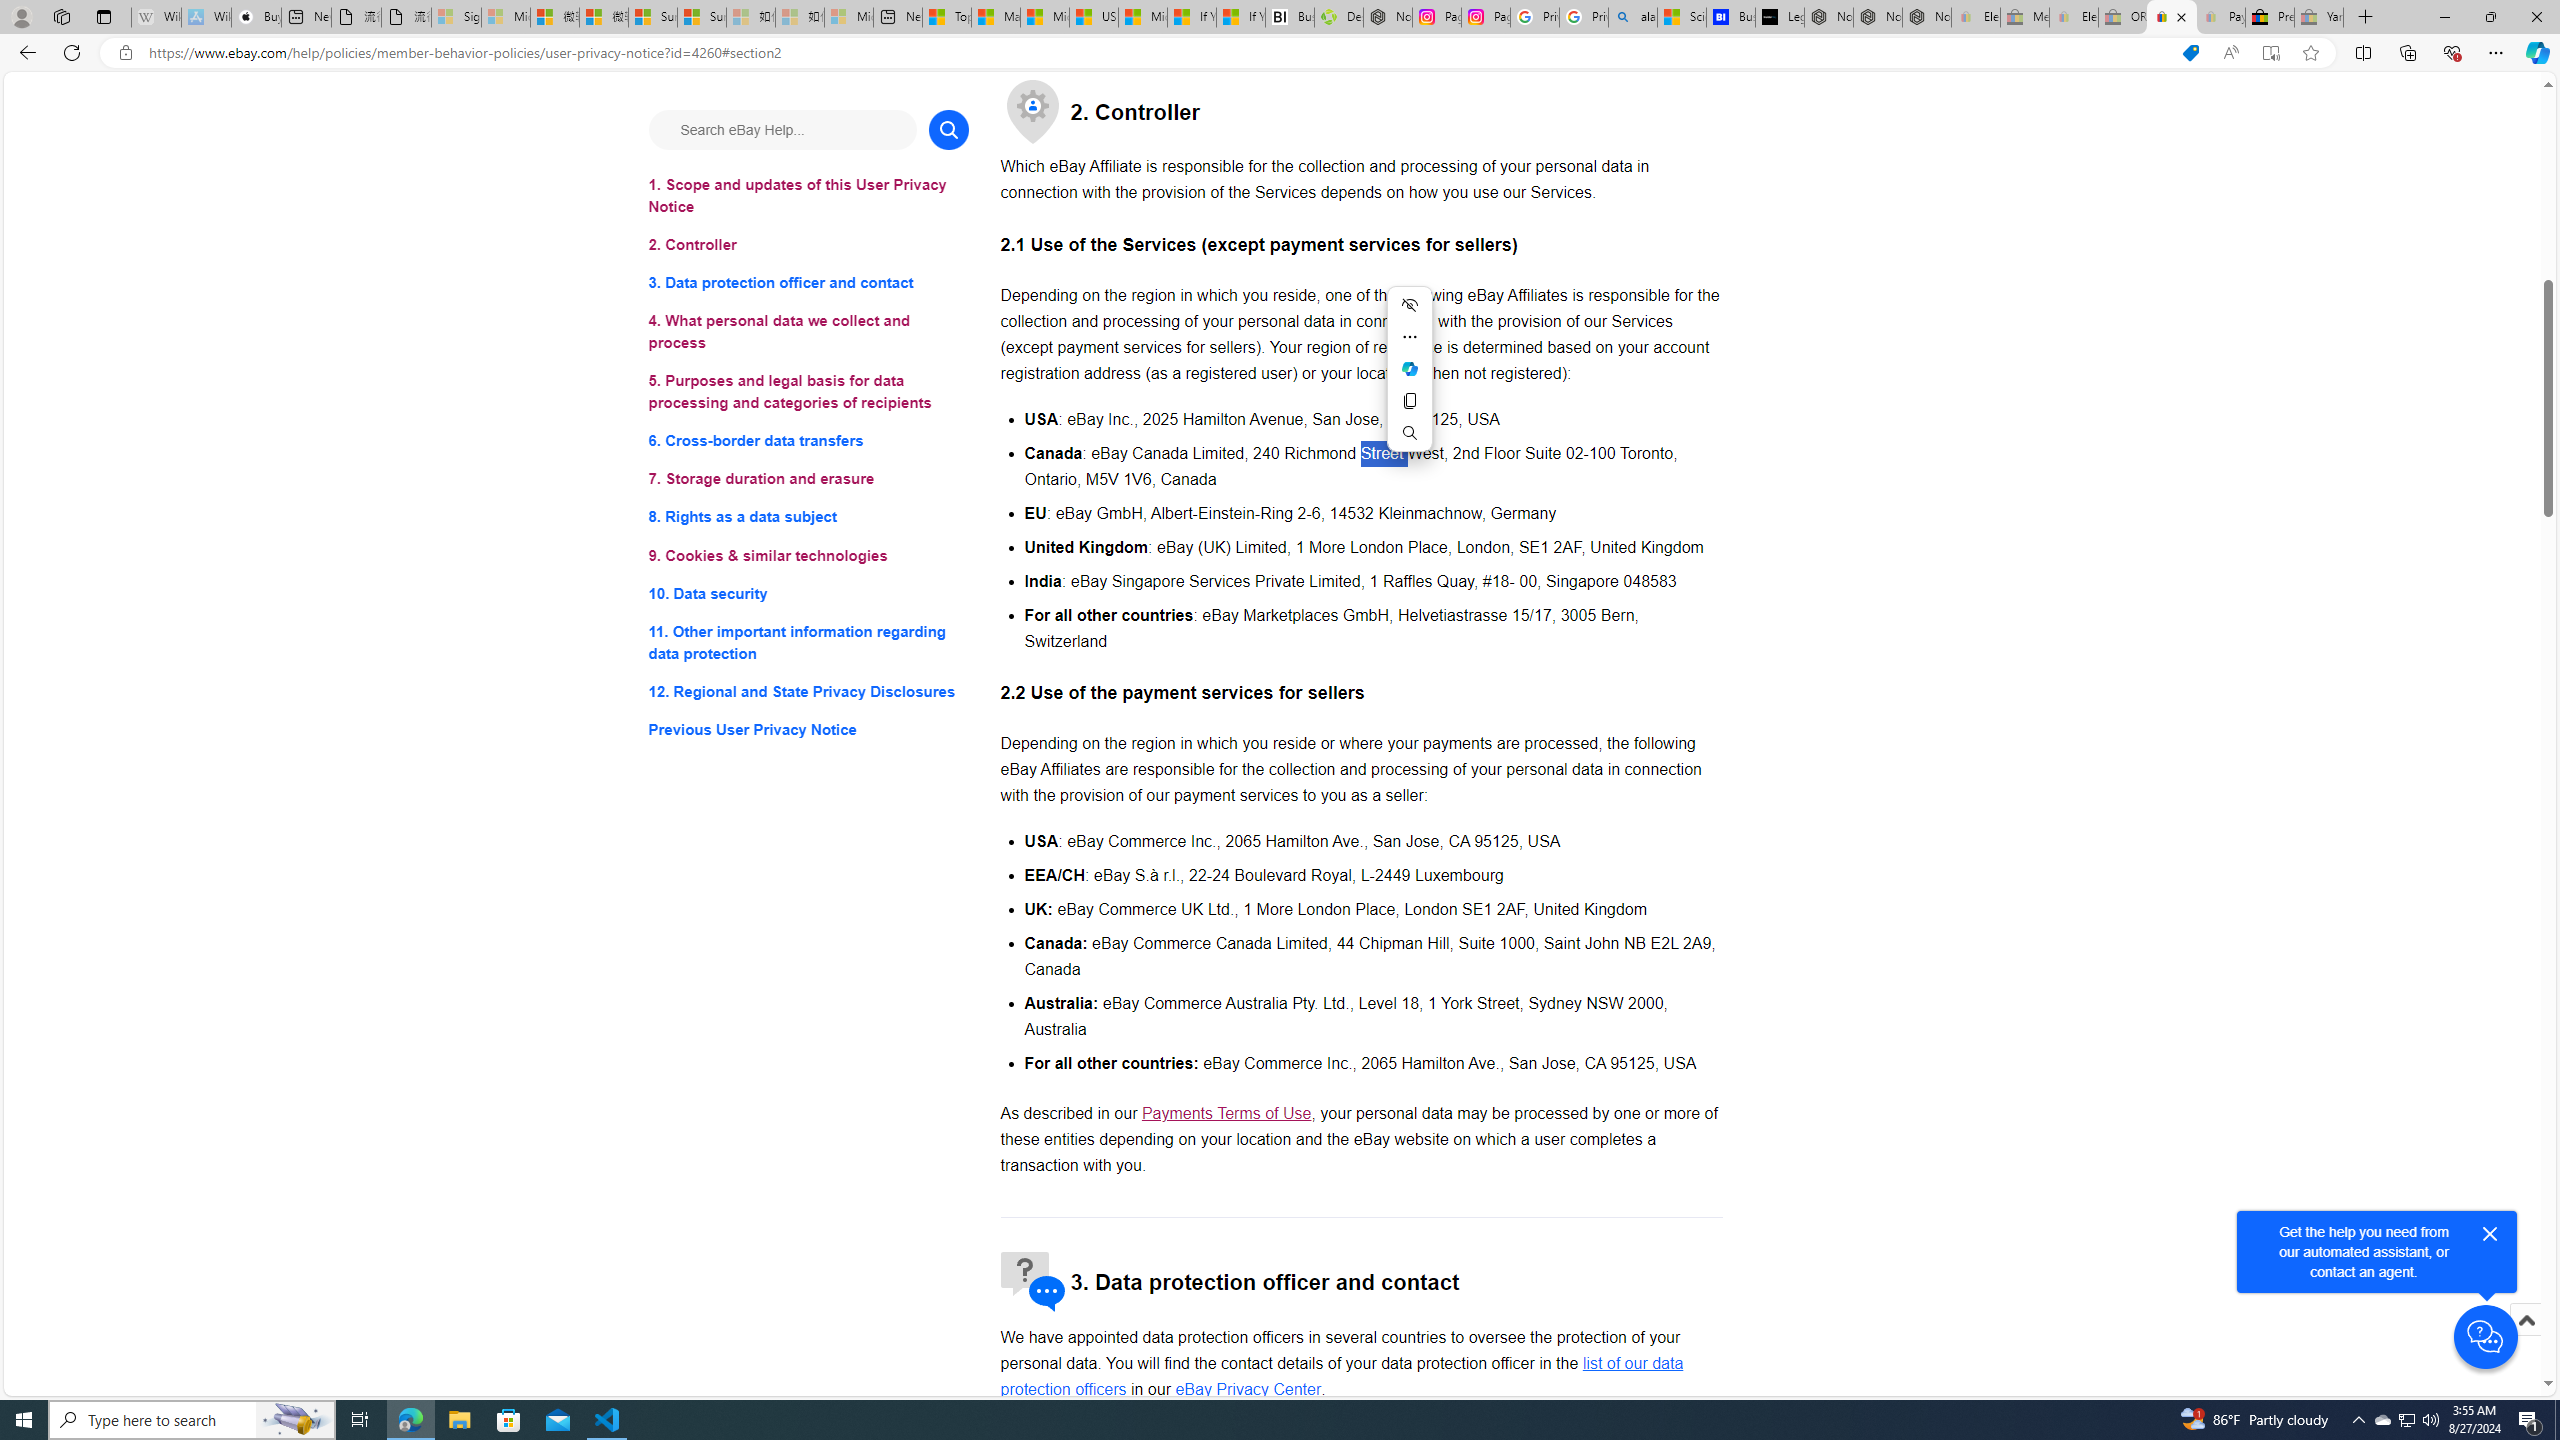 This screenshot has height=1440, width=2560. Describe the element at coordinates (807, 555) in the screenshot. I see `'9. Cookies & similar technologies'` at that location.